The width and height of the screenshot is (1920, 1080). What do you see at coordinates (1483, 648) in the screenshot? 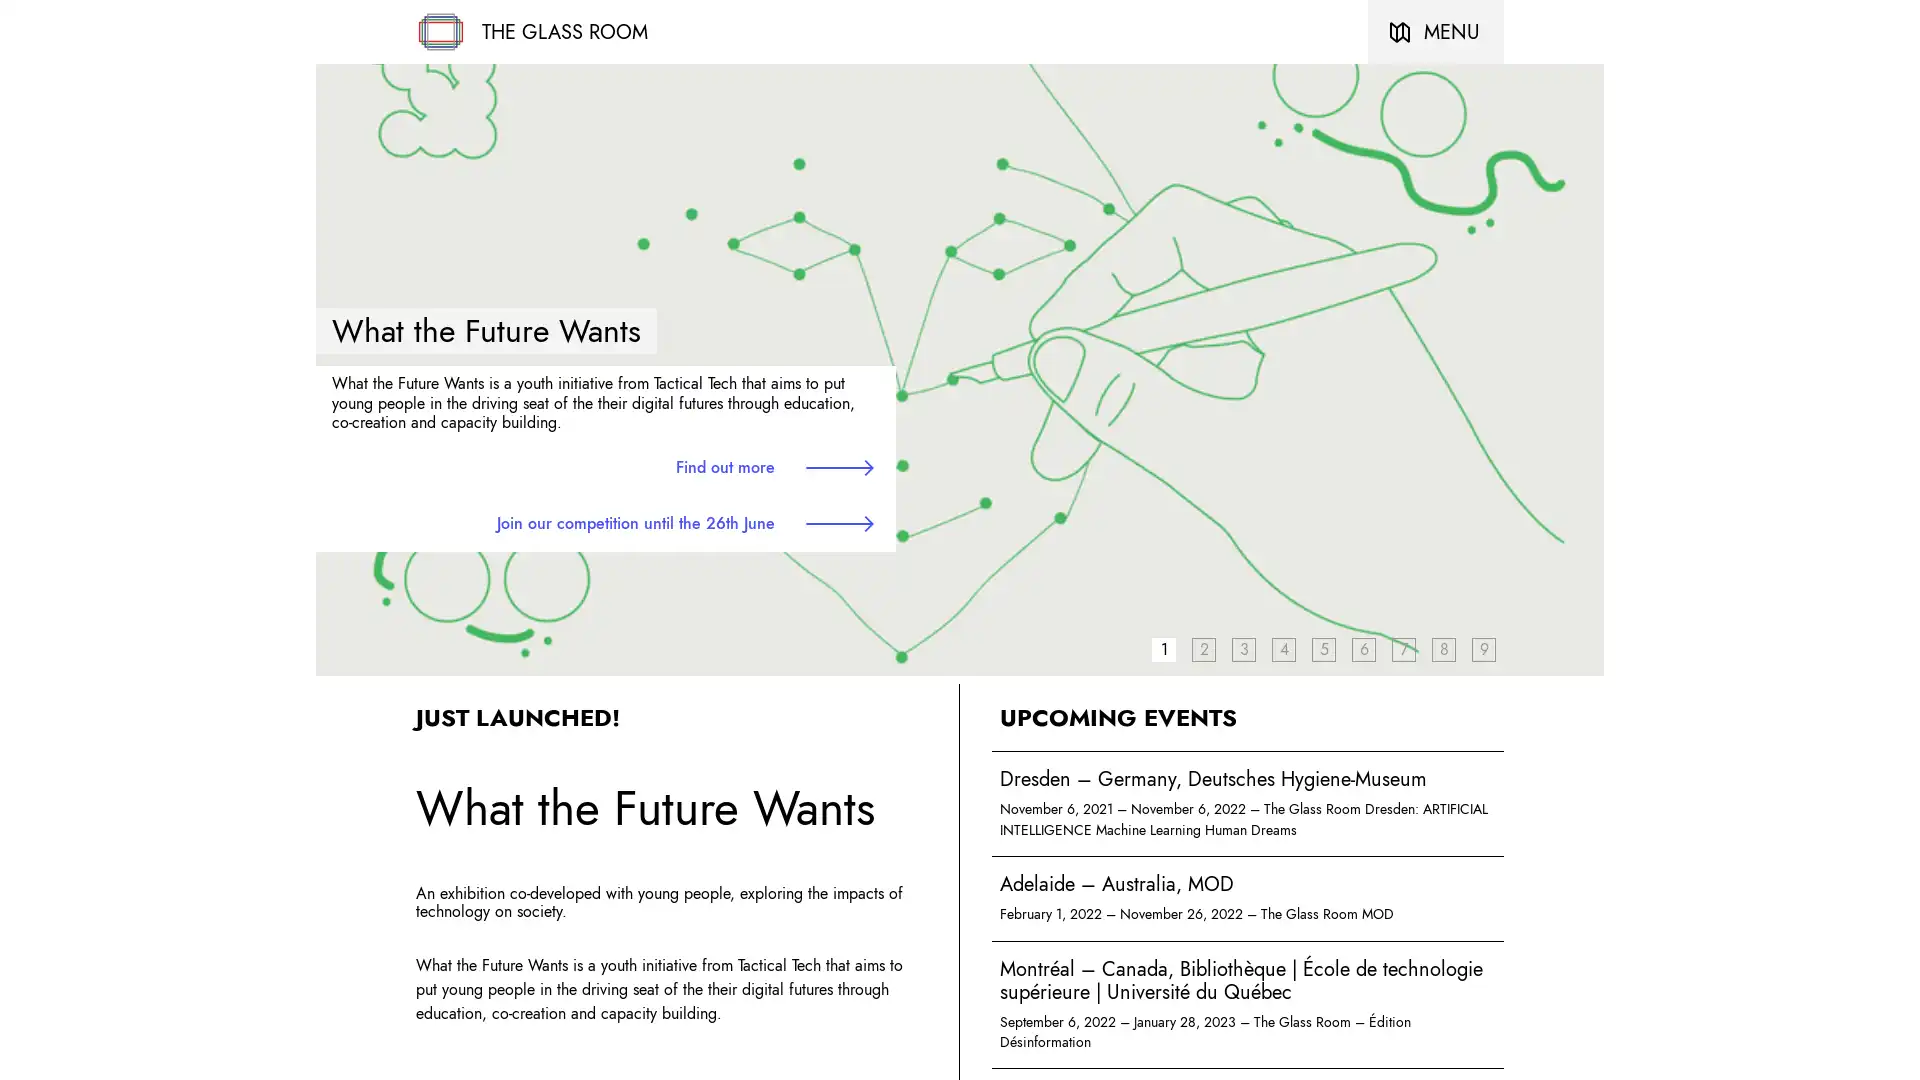
I see `slide item 9` at bounding box center [1483, 648].